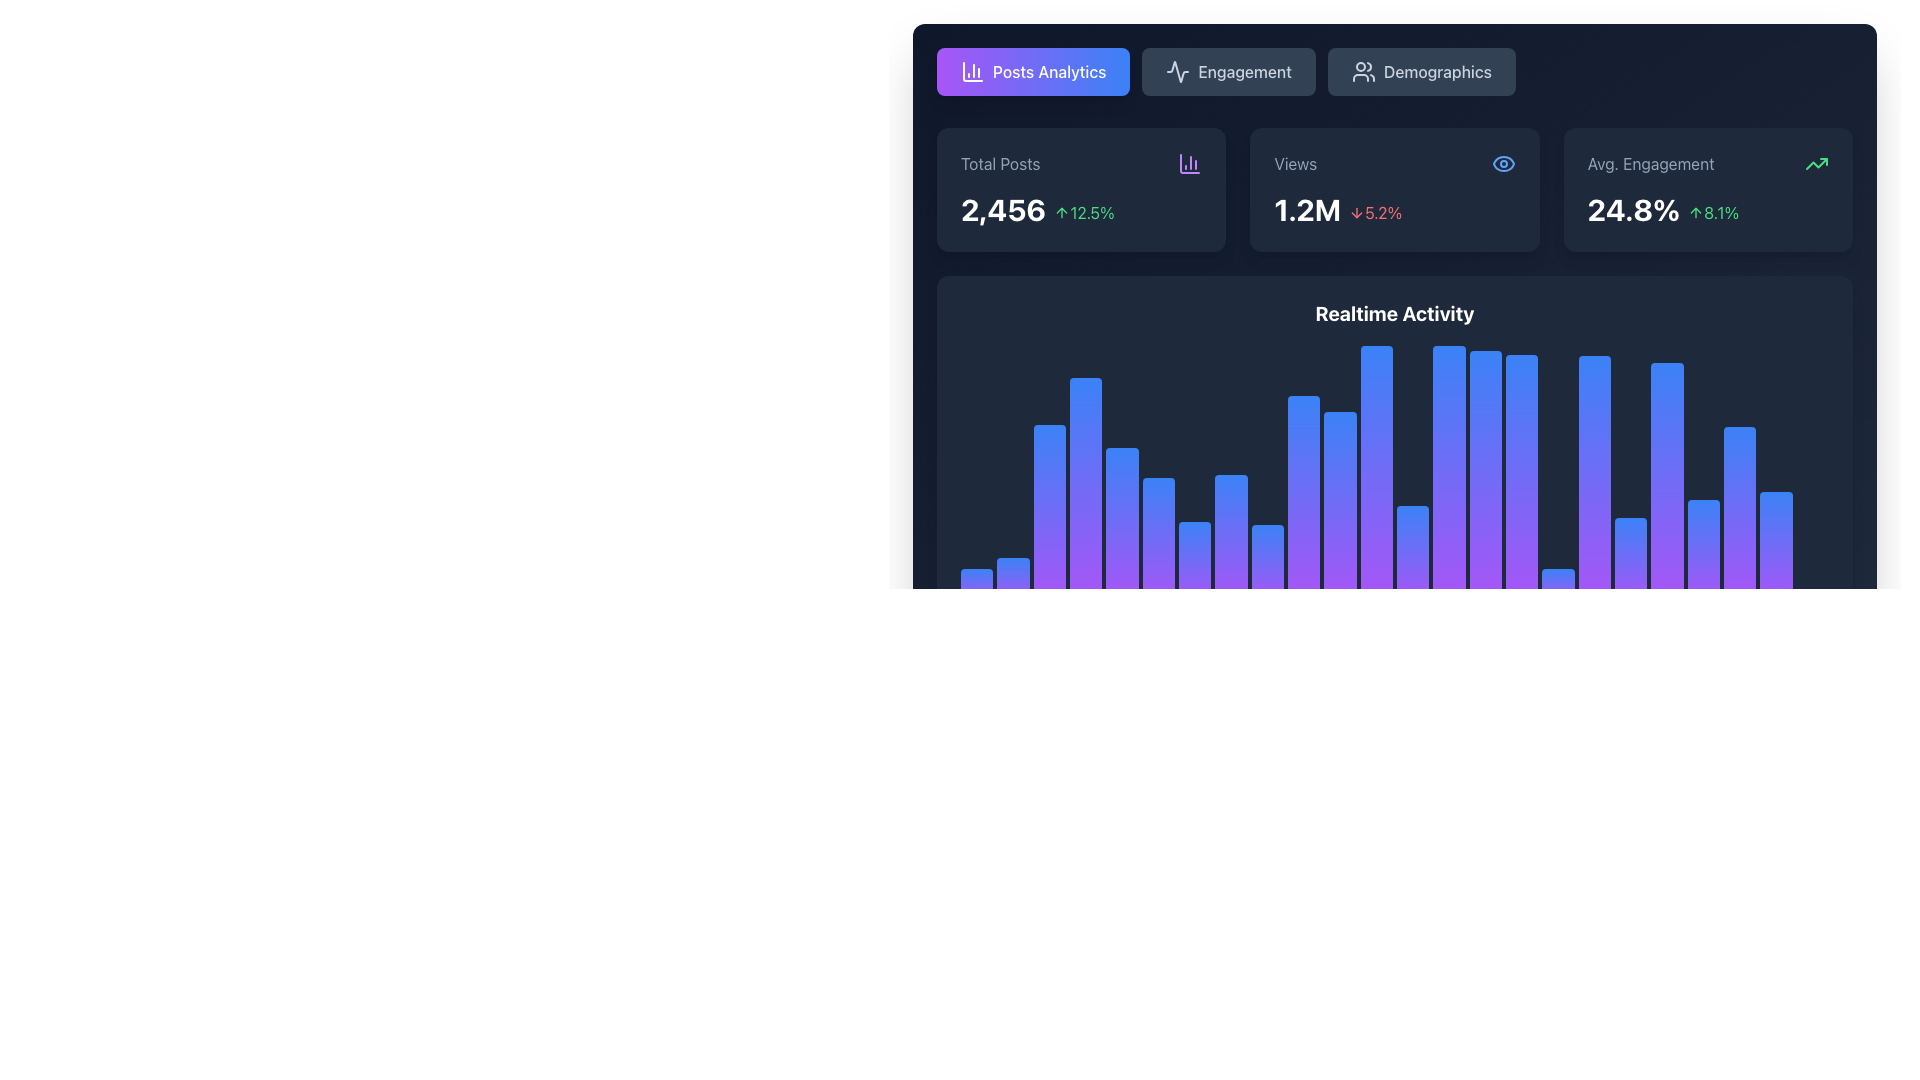 The width and height of the screenshot is (1920, 1080). Describe the element at coordinates (1702, 472) in the screenshot. I see `the 22nd bar in the histogram or bar chart` at that location.